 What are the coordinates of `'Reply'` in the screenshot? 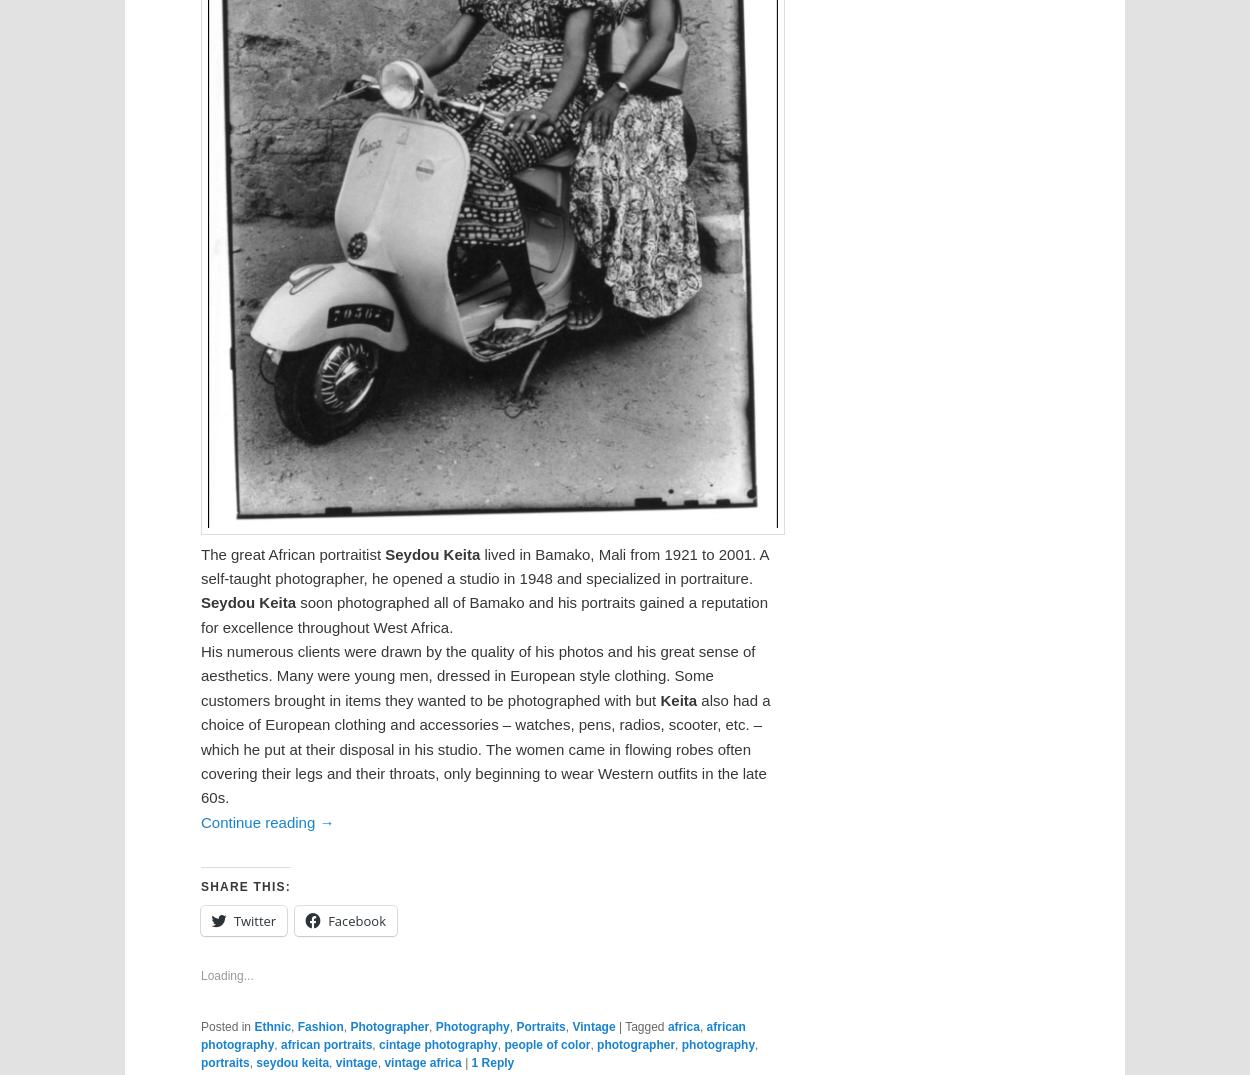 It's located at (495, 1062).